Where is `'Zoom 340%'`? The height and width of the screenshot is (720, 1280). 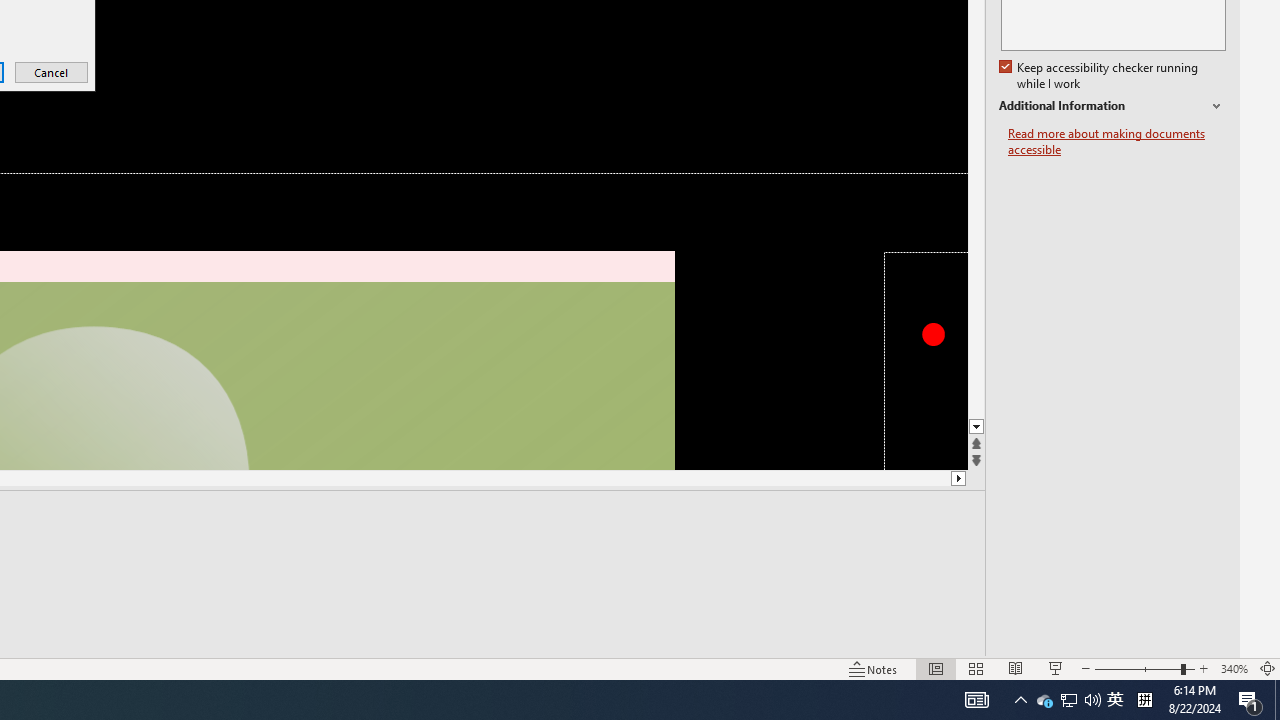 'Zoom 340%' is located at coordinates (1233, 669).